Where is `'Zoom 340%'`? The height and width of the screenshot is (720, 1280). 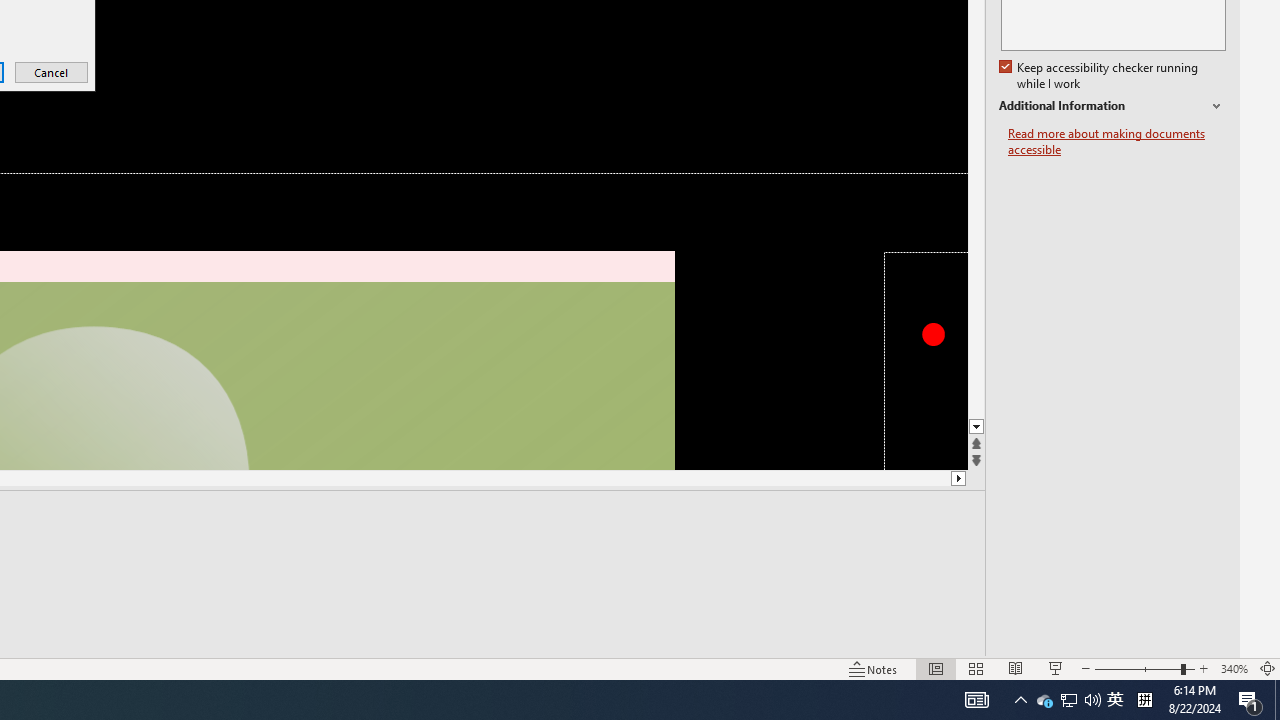 'Zoom 340%' is located at coordinates (1233, 669).